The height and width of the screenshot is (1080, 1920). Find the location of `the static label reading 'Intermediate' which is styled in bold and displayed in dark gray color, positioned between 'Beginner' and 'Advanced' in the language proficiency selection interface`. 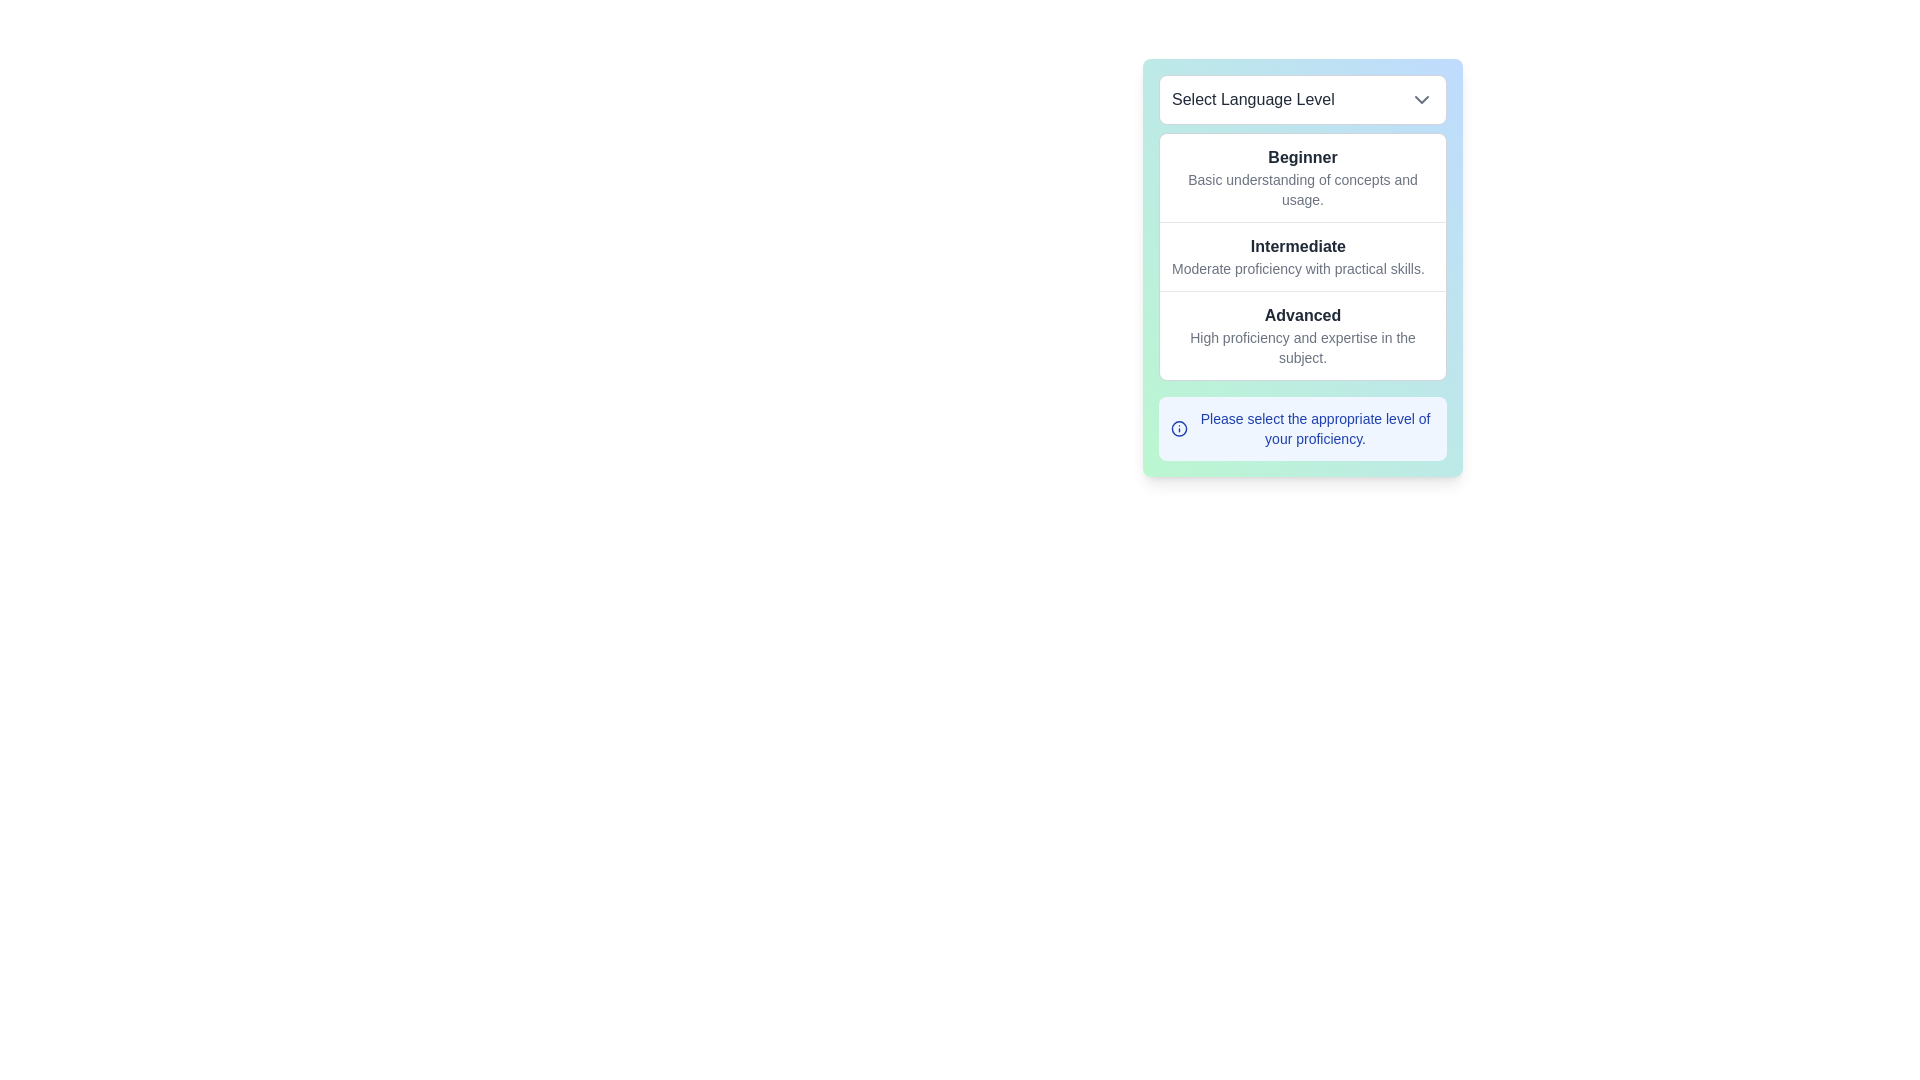

the static label reading 'Intermediate' which is styled in bold and displayed in dark gray color, positioned between 'Beginner' and 'Advanced' in the language proficiency selection interface is located at coordinates (1298, 245).